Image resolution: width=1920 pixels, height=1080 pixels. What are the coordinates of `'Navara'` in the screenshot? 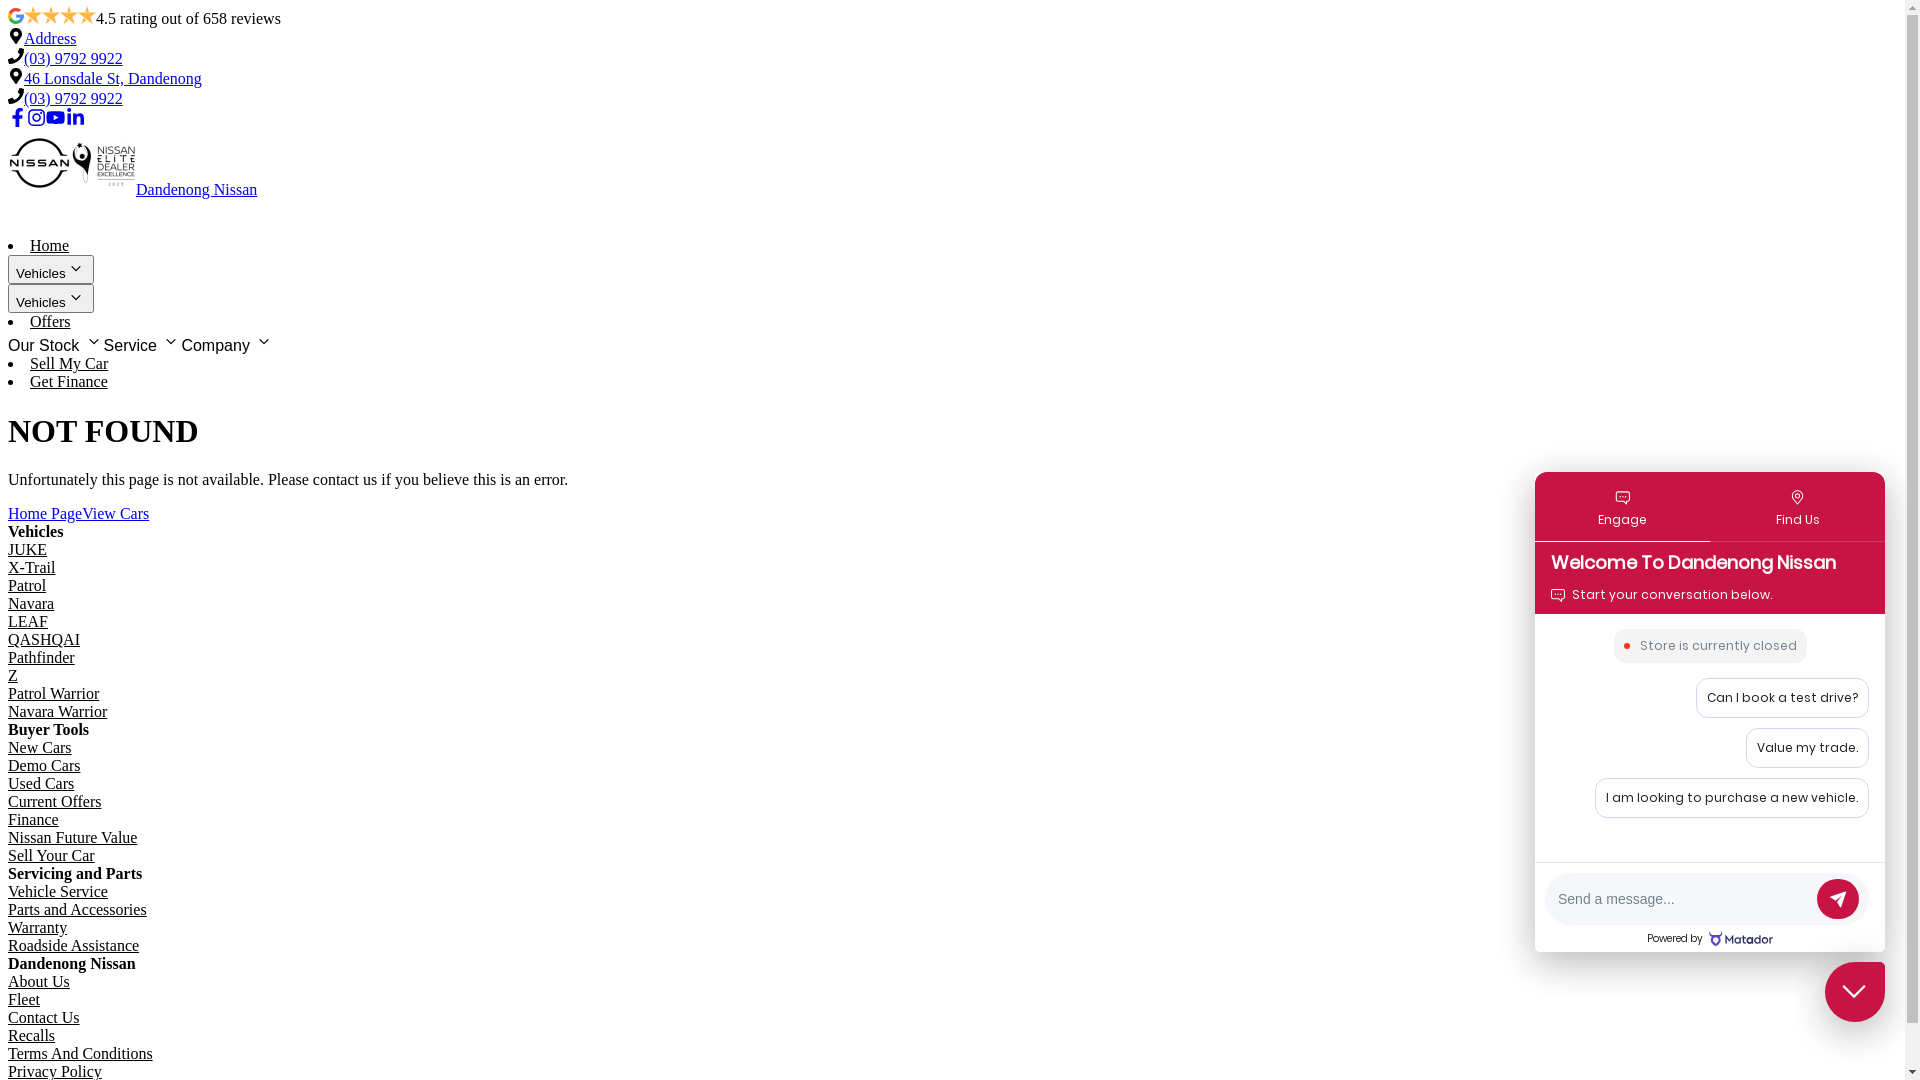 It's located at (30, 602).